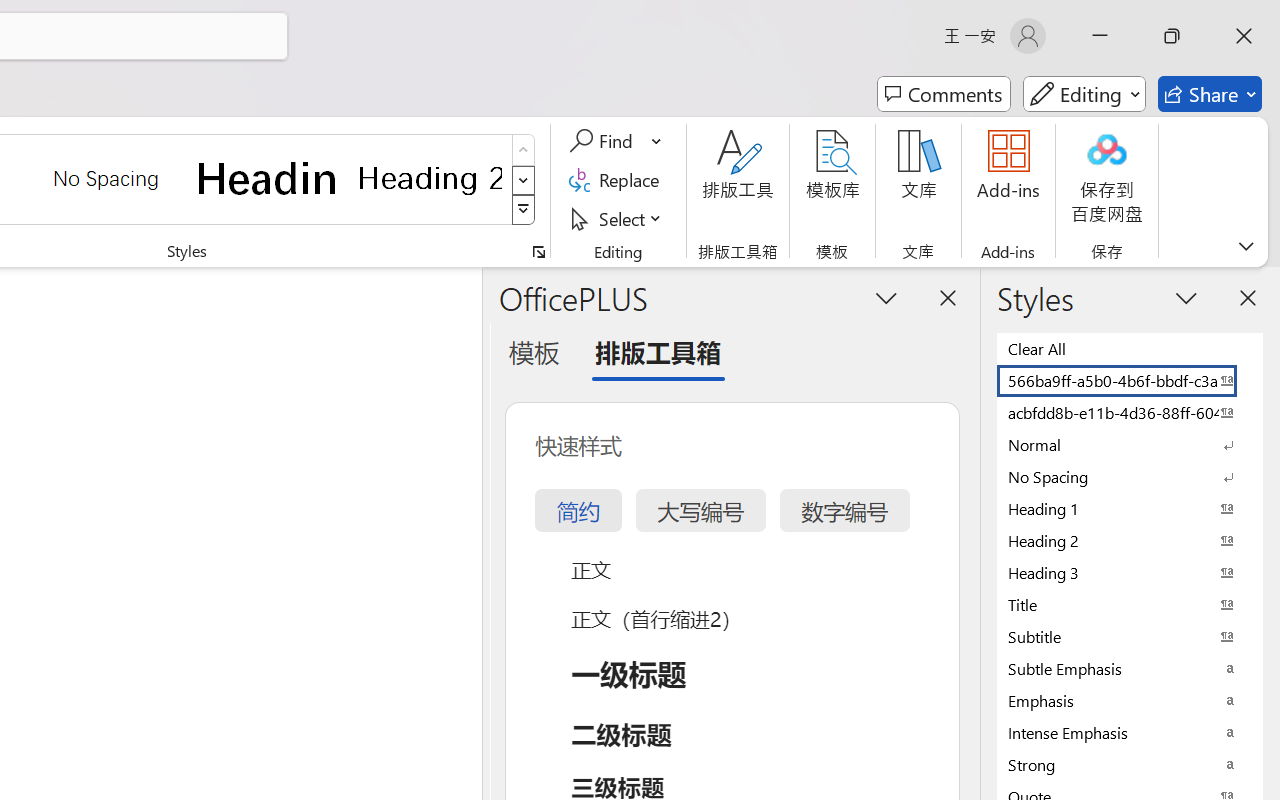  Describe the element at coordinates (1245, 245) in the screenshot. I see `'Ribbon Display Options'` at that location.